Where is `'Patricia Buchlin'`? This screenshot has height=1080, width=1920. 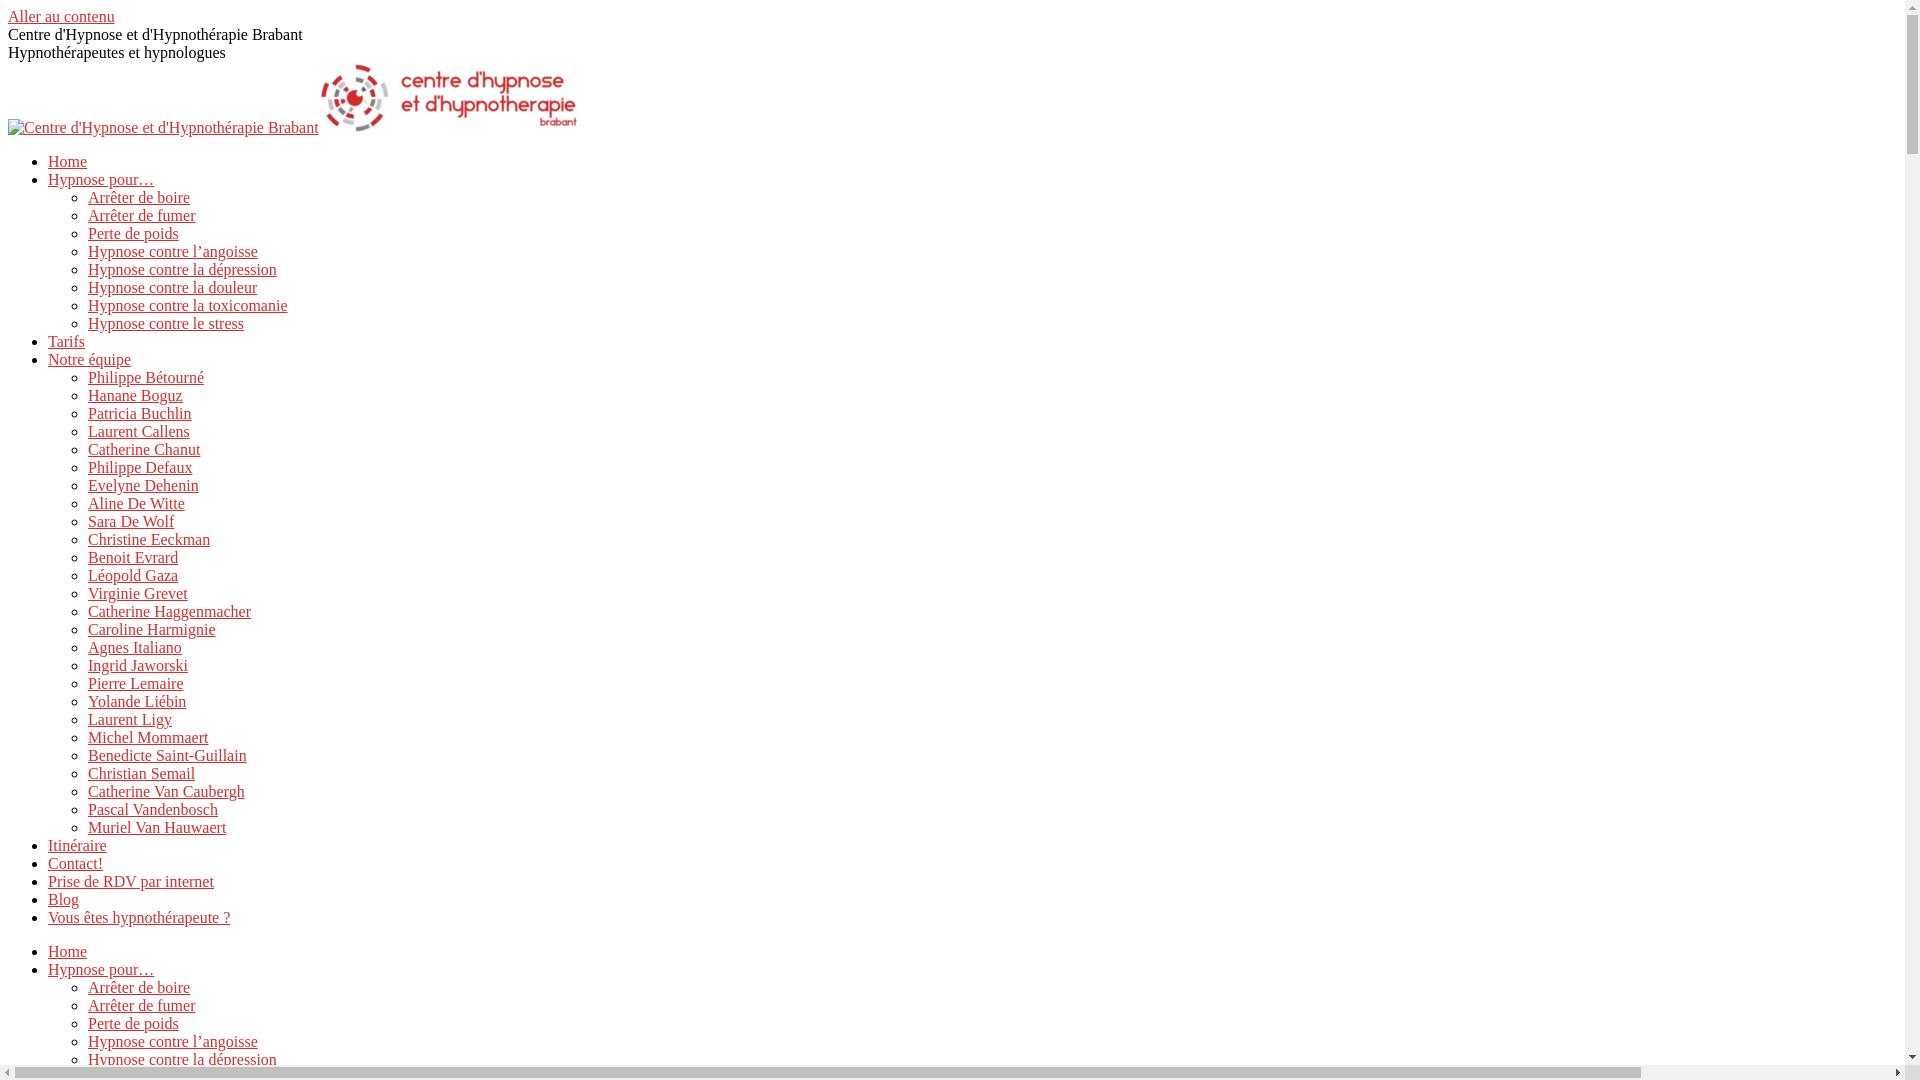
'Patricia Buchlin' is located at coordinates (138, 412).